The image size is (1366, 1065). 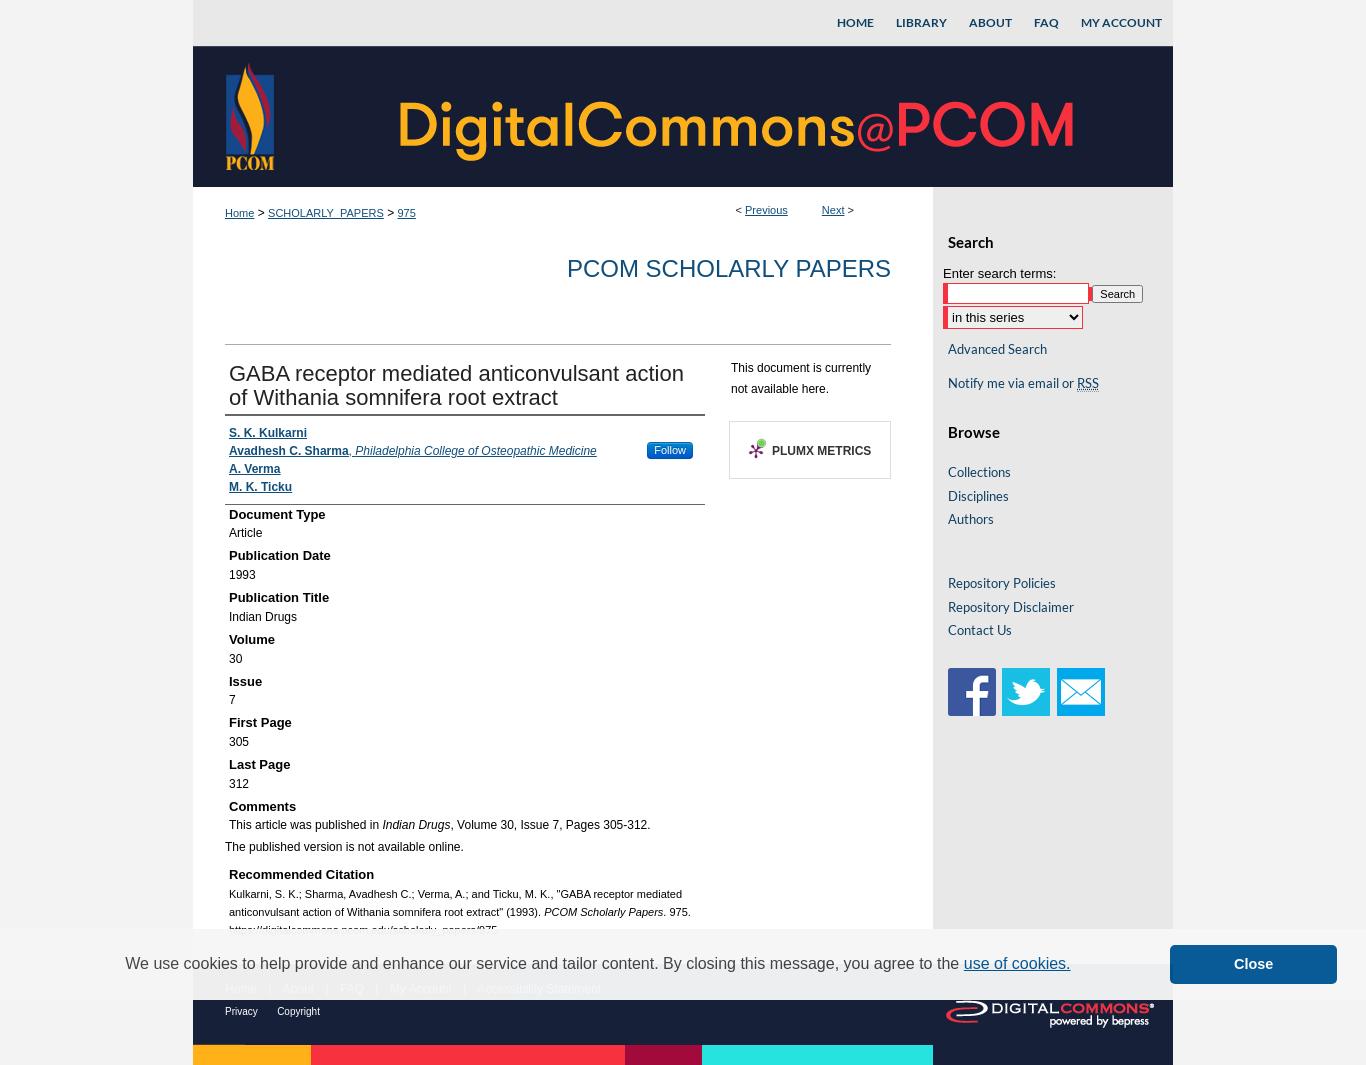 What do you see at coordinates (260, 484) in the screenshot?
I see `'M. K. Ticku'` at bounding box center [260, 484].